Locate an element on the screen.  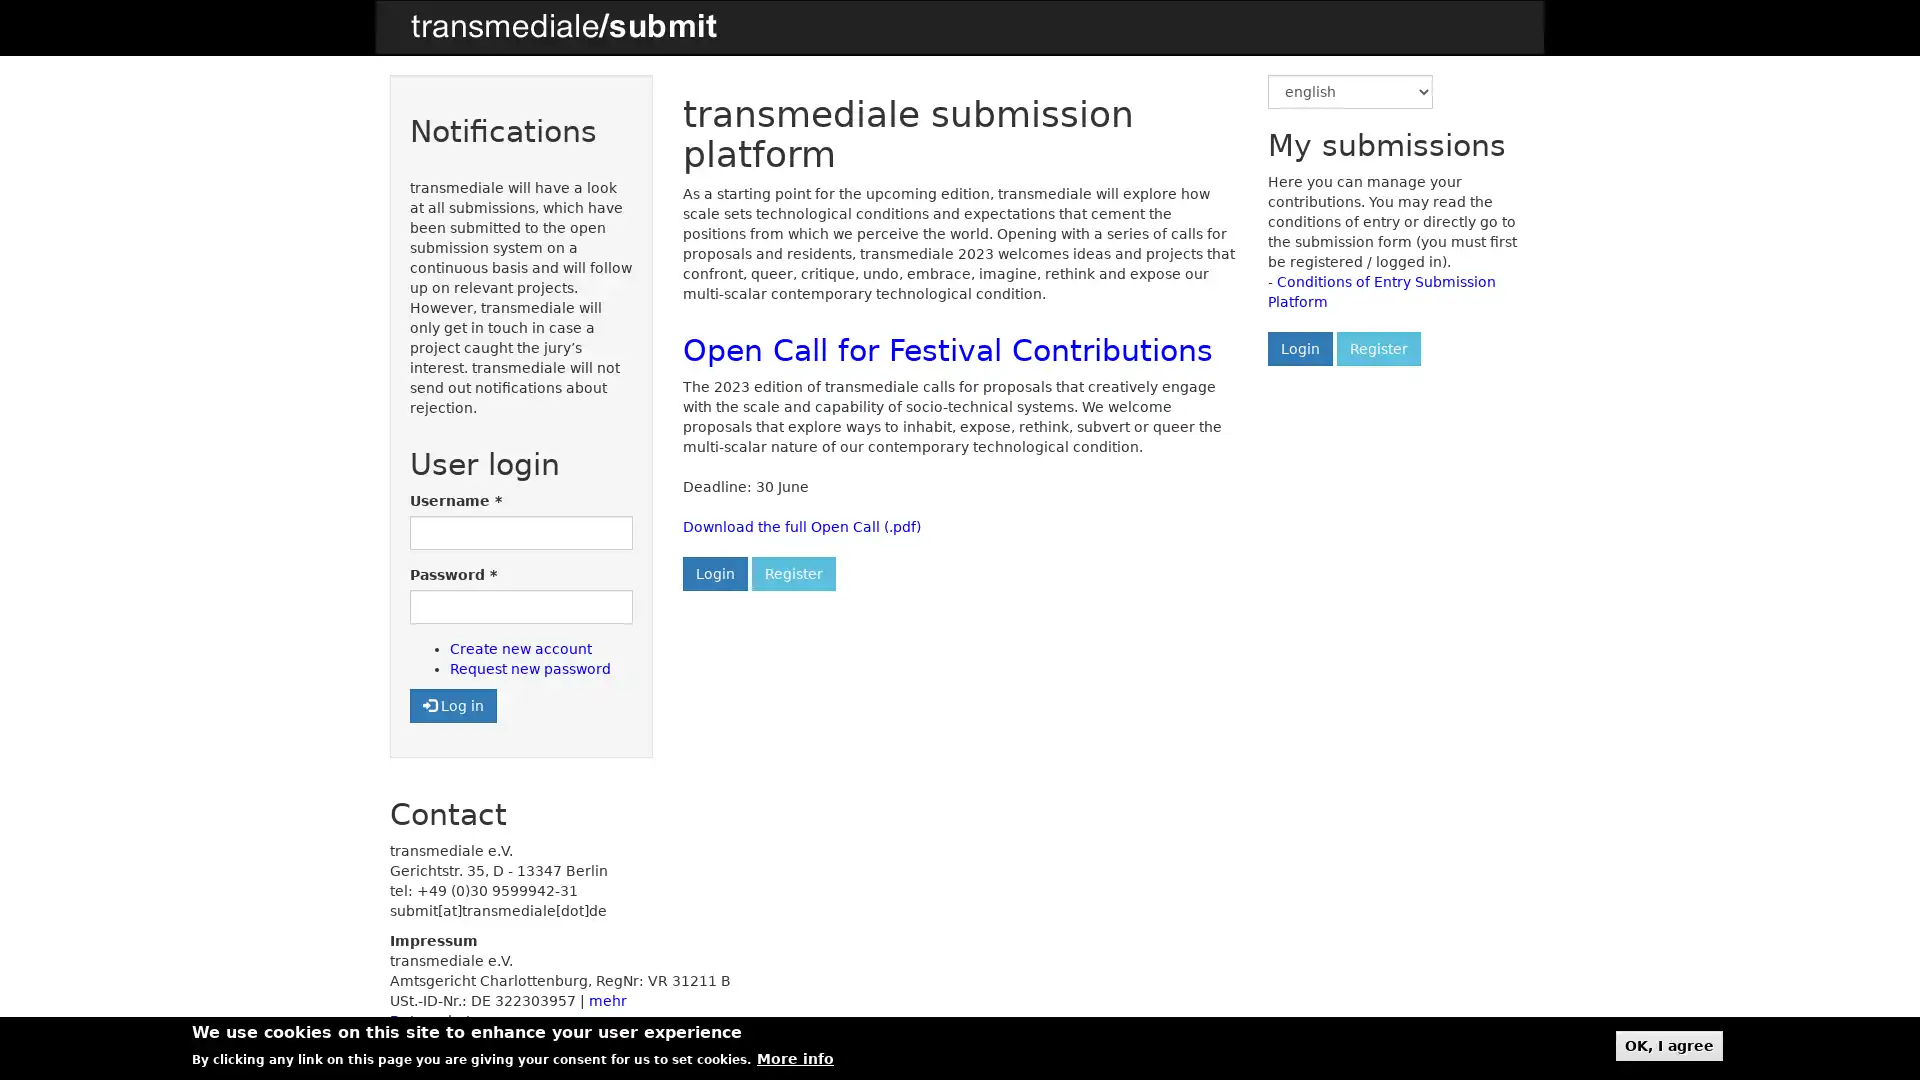
Login is located at coordinates (1299, 347).